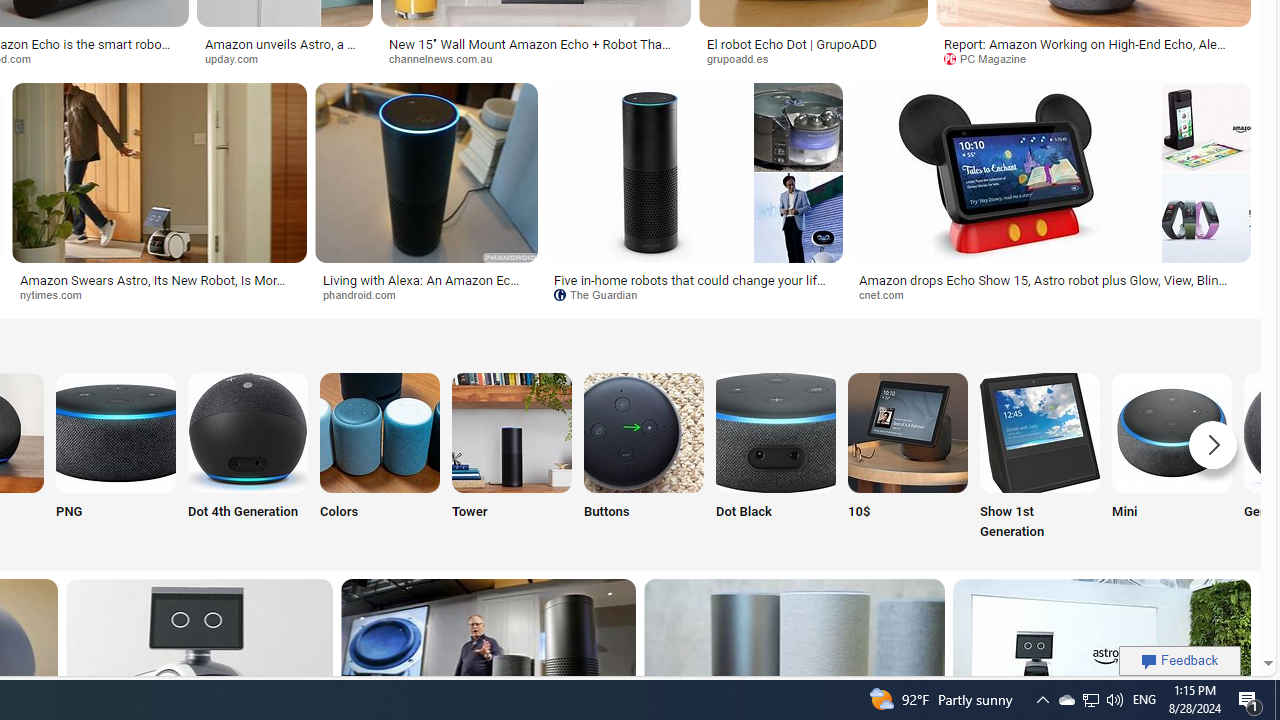 The width and height of the screenshot is (1280, 720). I want to click on 'Amazon Echo PNG PNG', so click(115, 458).